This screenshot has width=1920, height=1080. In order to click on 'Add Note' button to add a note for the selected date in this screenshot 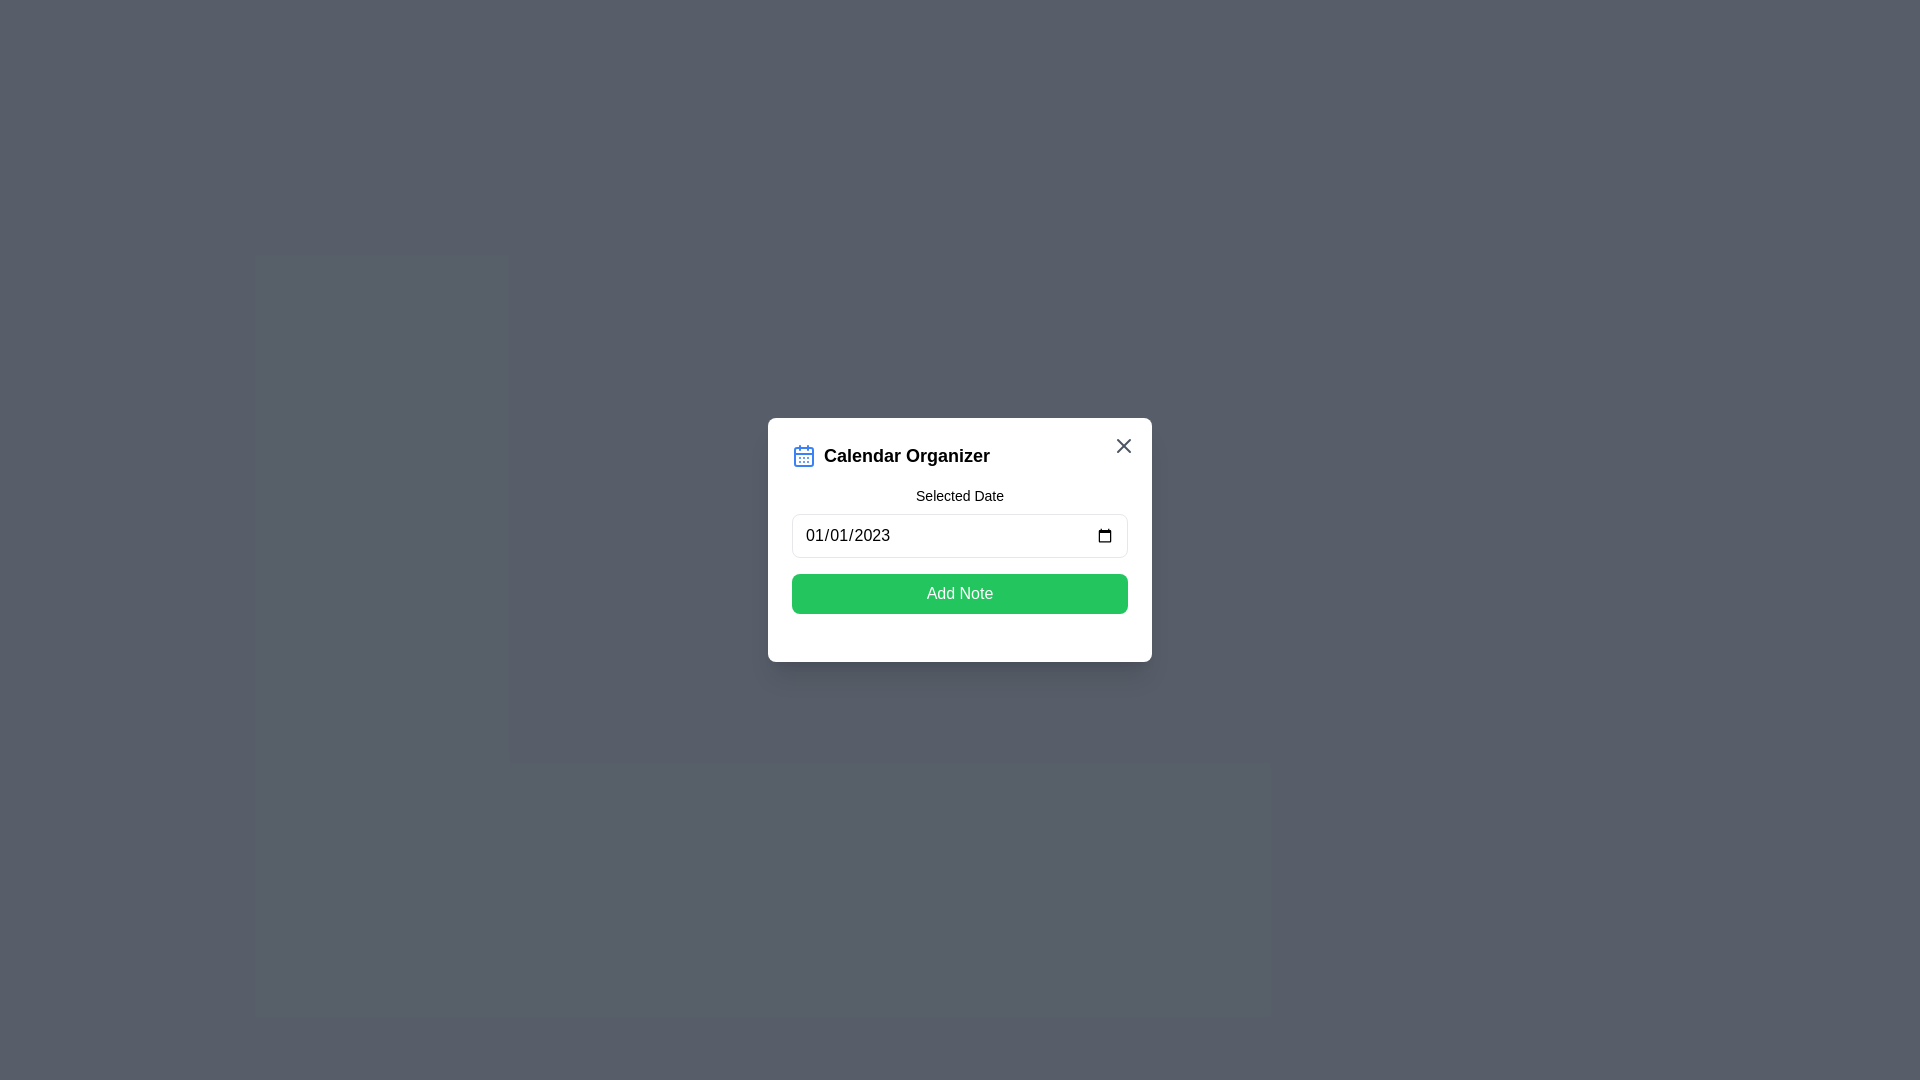, I will do `click(960, 593)`.